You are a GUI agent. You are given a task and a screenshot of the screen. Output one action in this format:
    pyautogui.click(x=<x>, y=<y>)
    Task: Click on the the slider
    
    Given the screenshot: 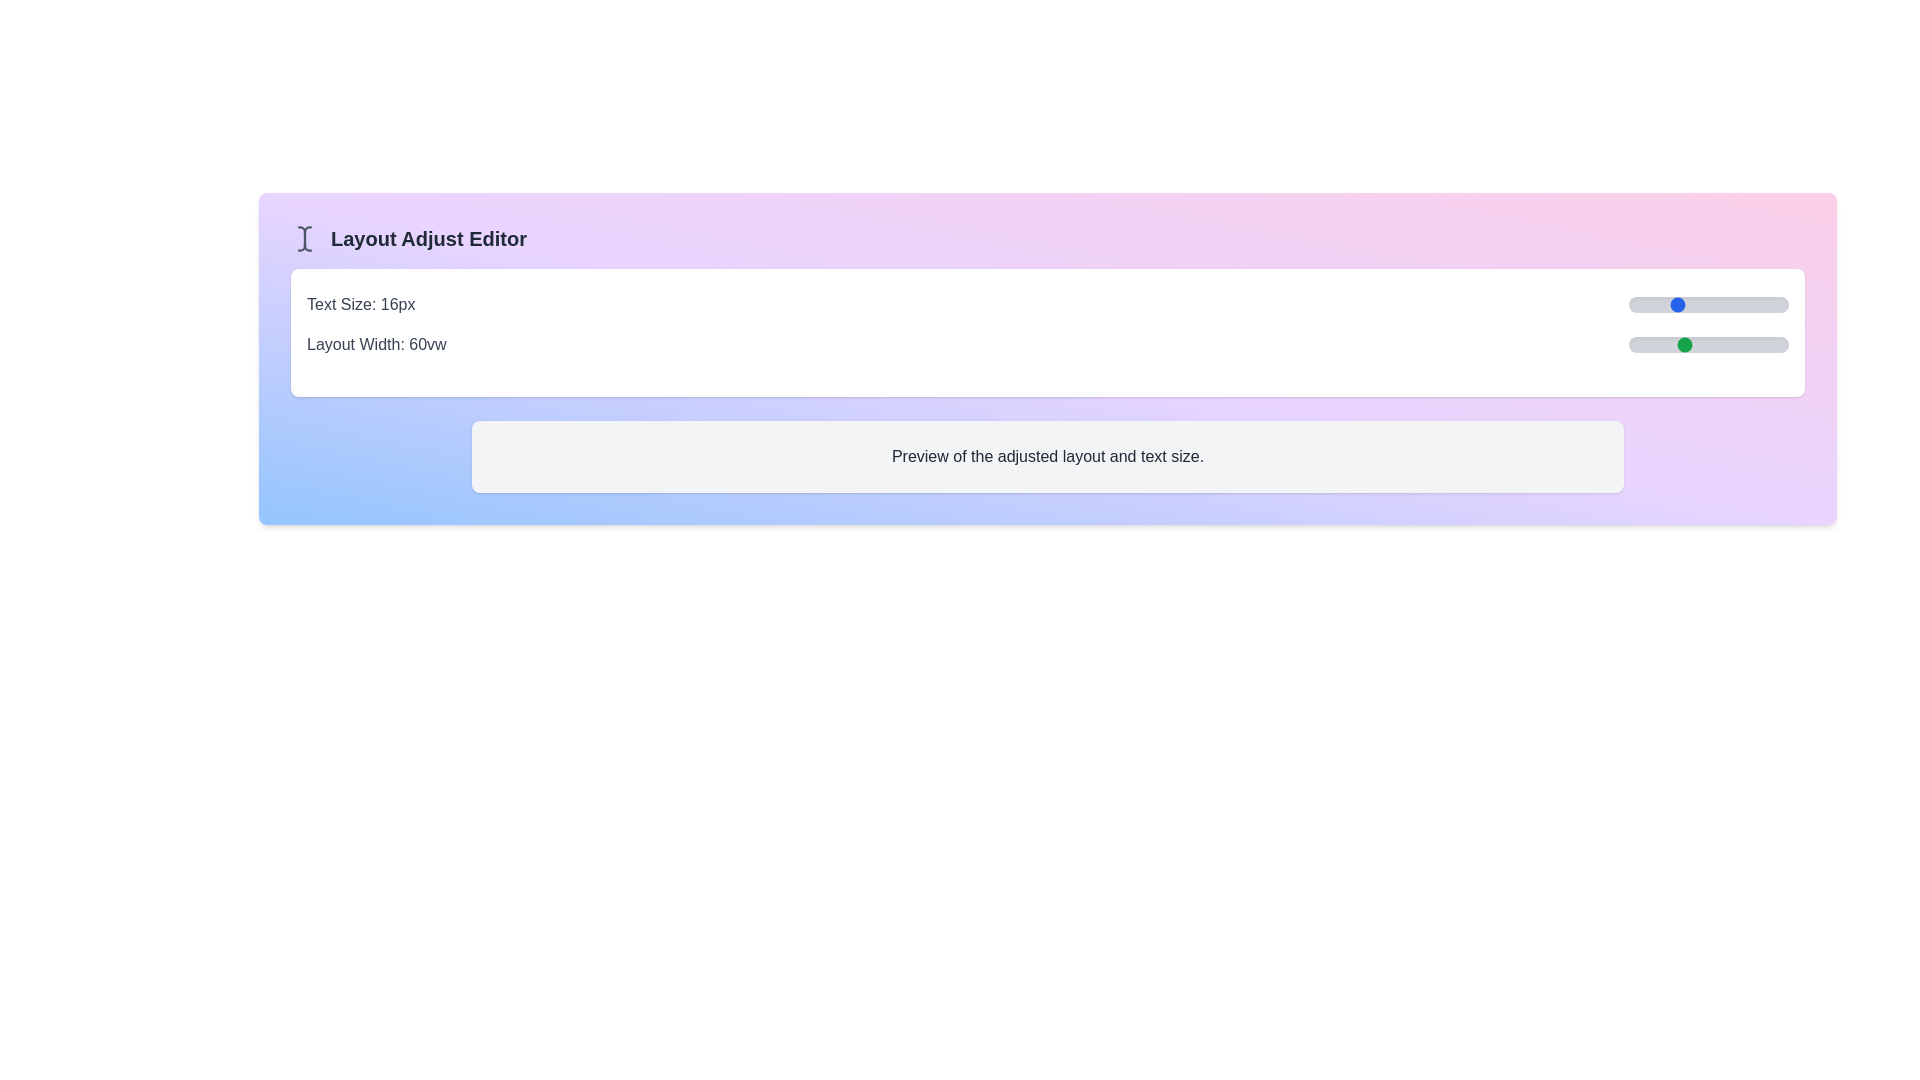 What is the action you would take?
    pyautogui.click(x=1707, y=304)
    